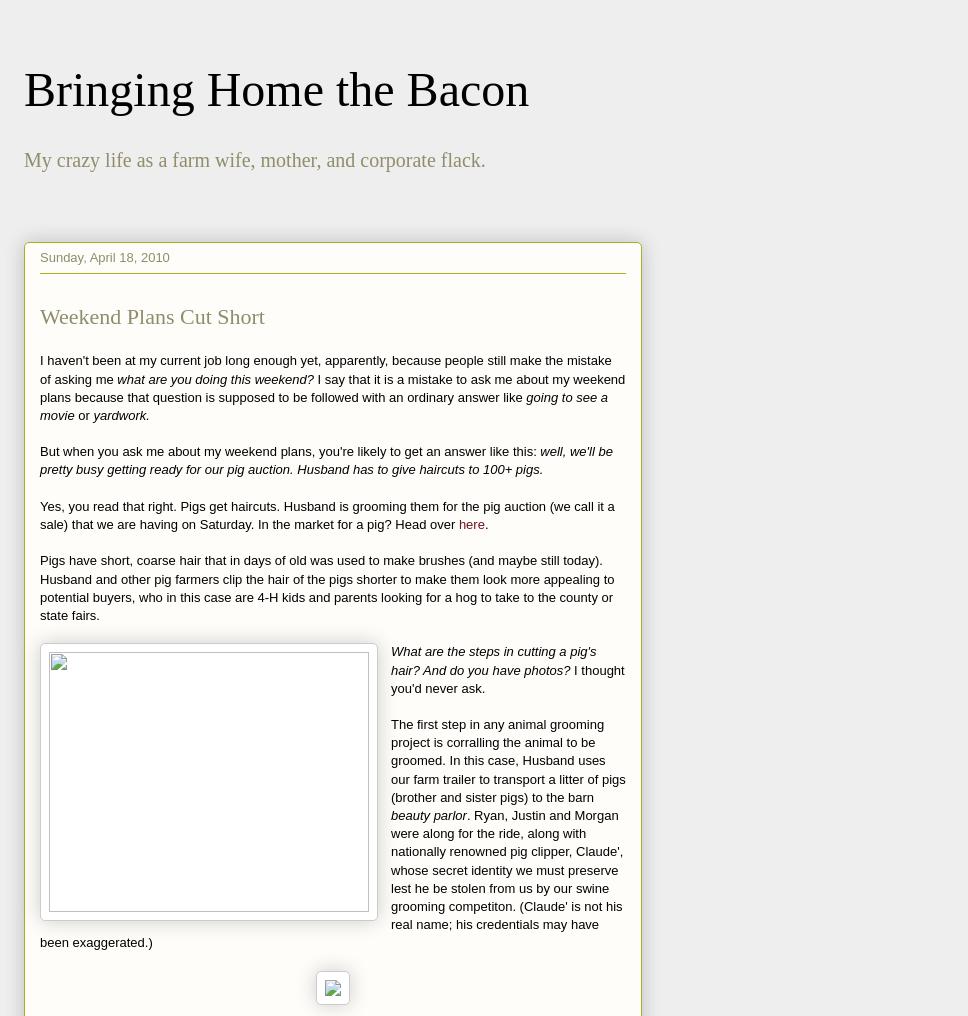  What do you see at coordinates (121, 413) in the screenshot?
I see `'yardwork.'` at bounding box center [121, 413].